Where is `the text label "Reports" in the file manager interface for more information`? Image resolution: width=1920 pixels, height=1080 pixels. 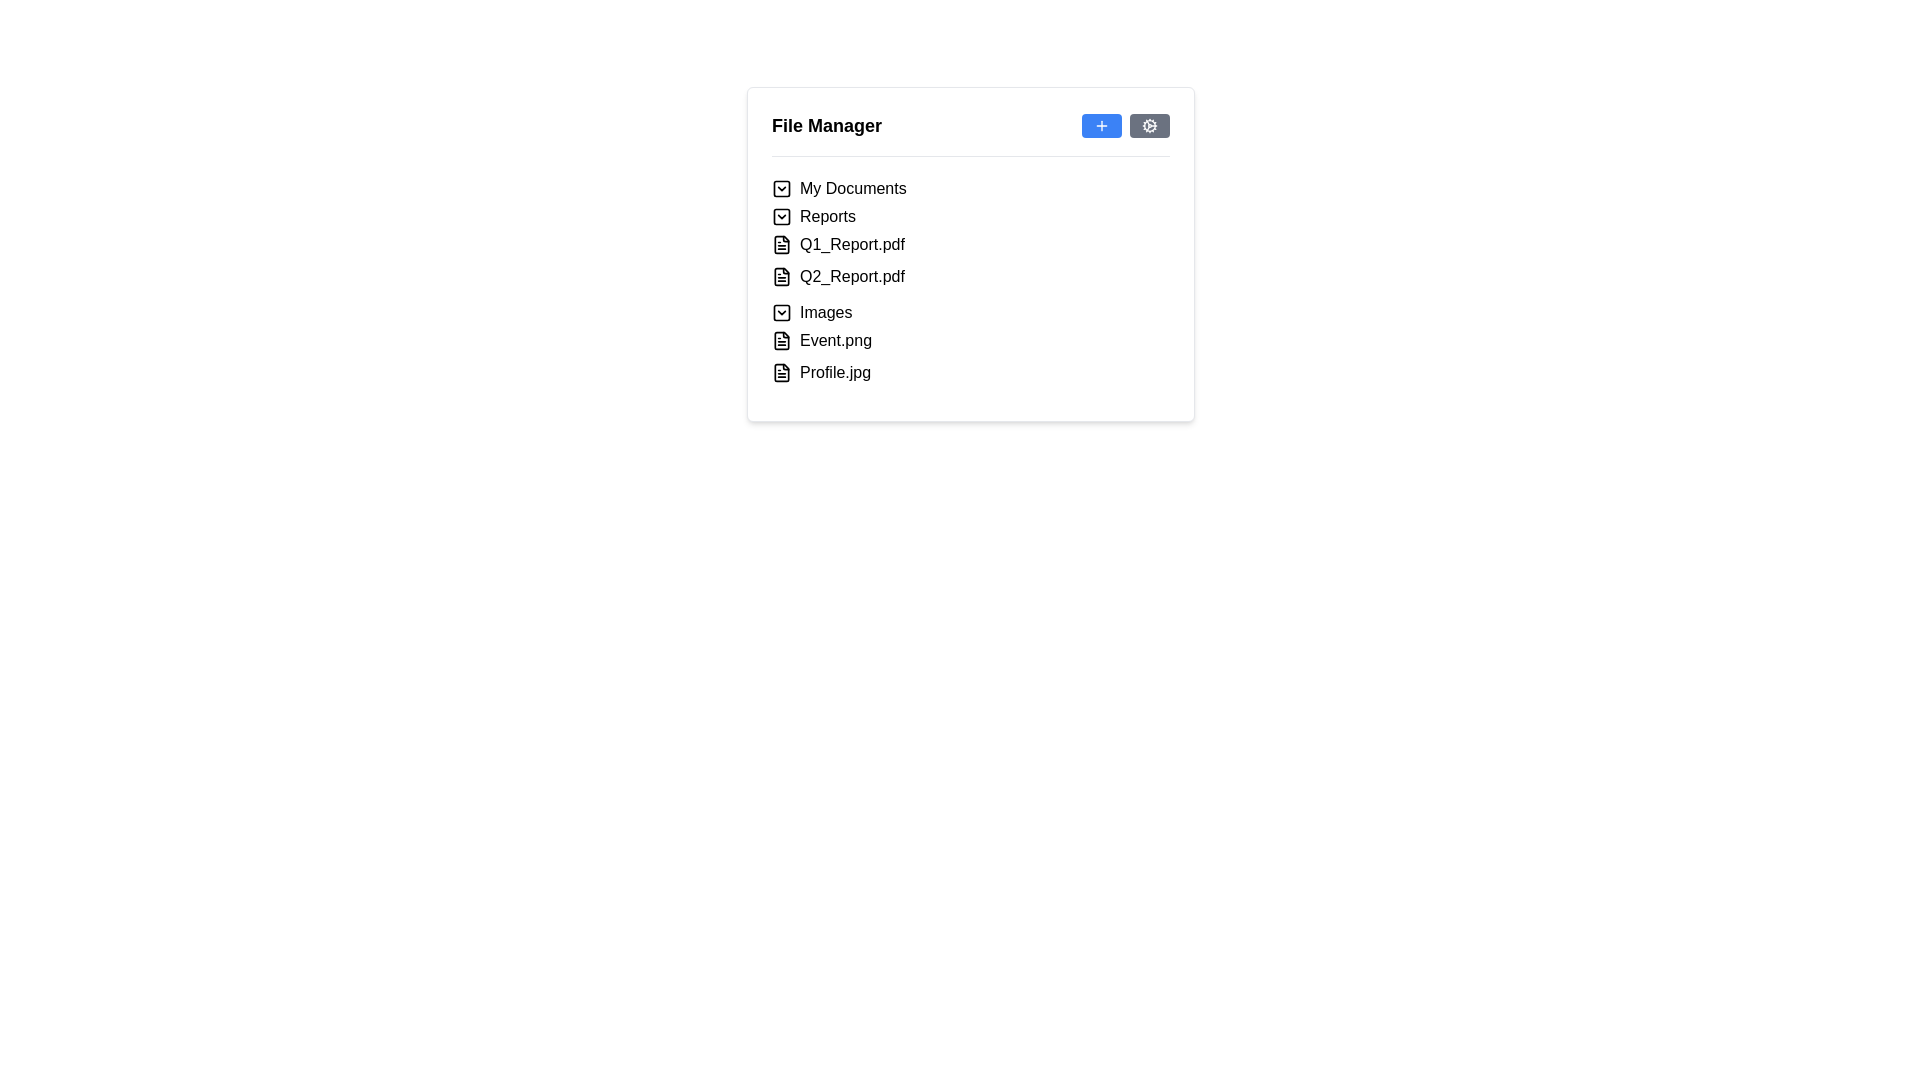
the text label "Reports" in the file manager interface for more information is located at coordinates (828, 216).